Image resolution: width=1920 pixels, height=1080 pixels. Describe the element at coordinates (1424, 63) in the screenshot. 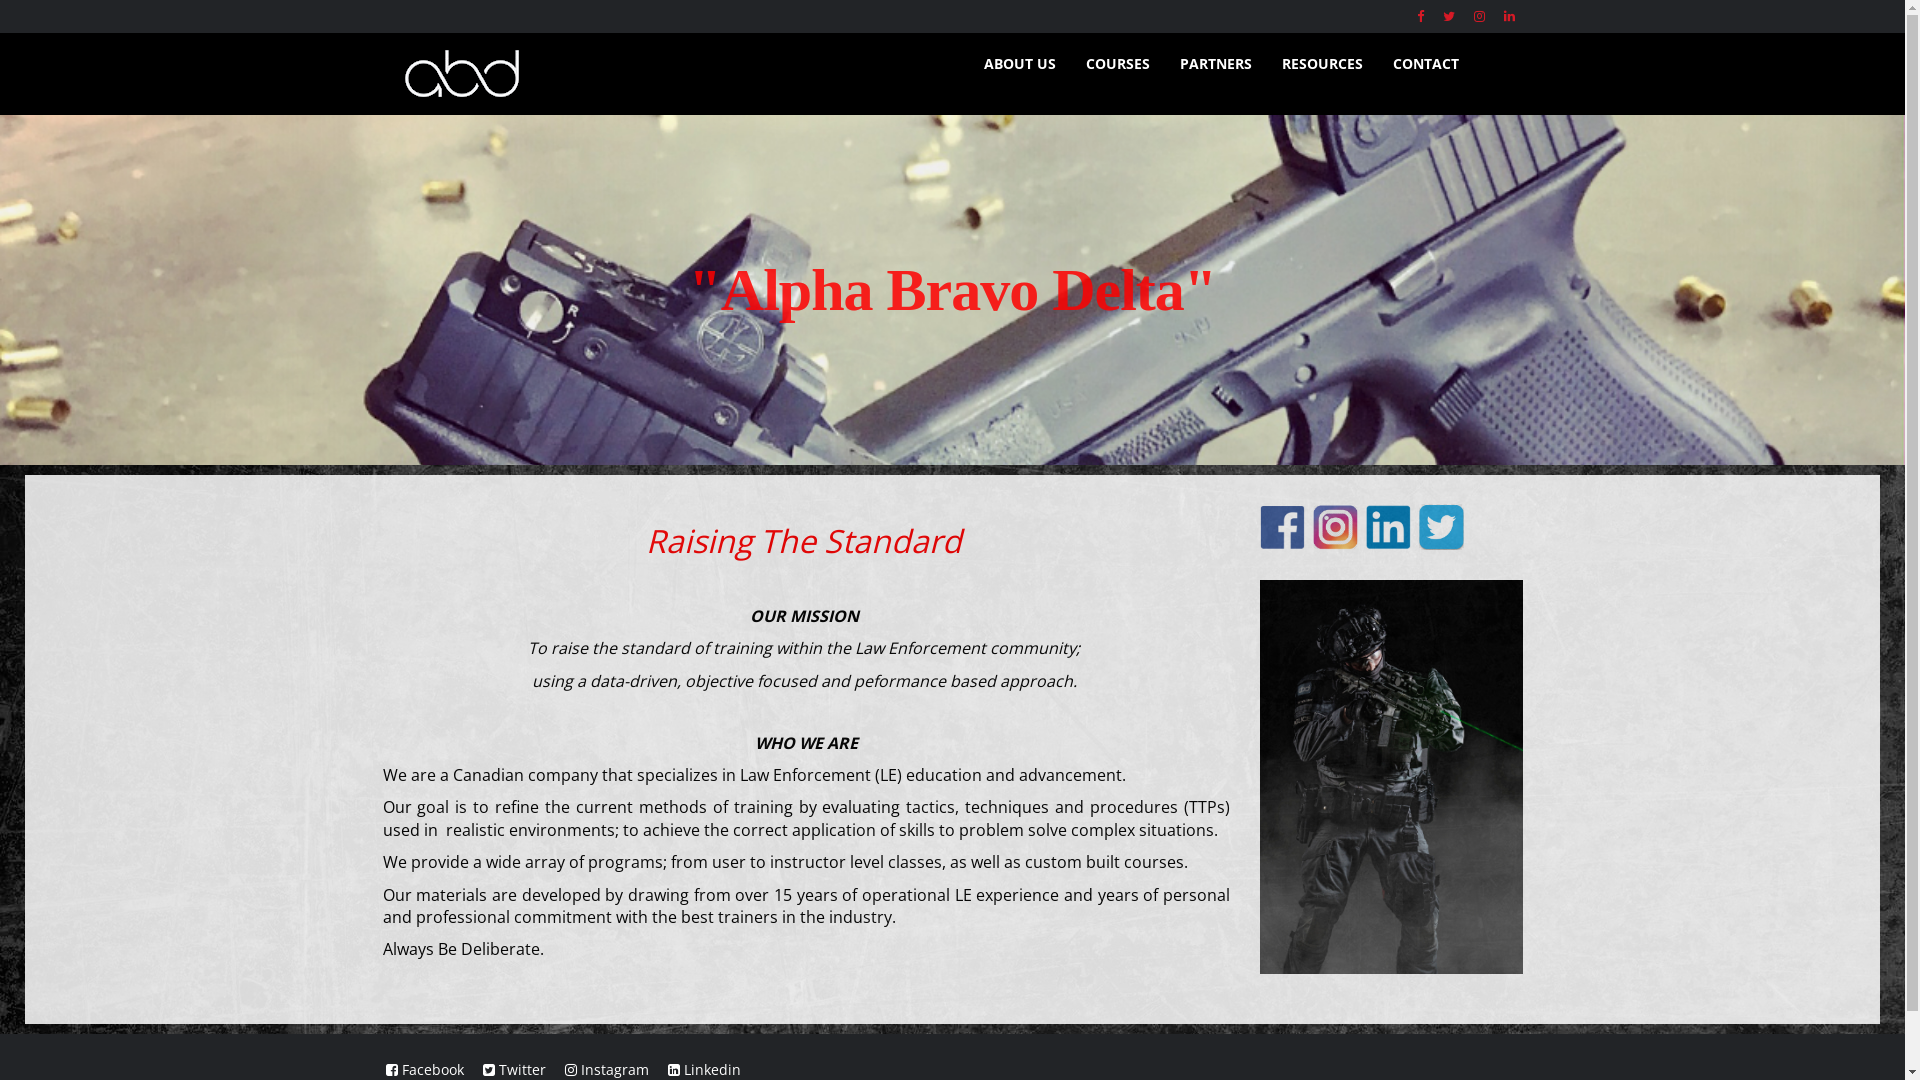

I see `'CONTACT'` at that location.